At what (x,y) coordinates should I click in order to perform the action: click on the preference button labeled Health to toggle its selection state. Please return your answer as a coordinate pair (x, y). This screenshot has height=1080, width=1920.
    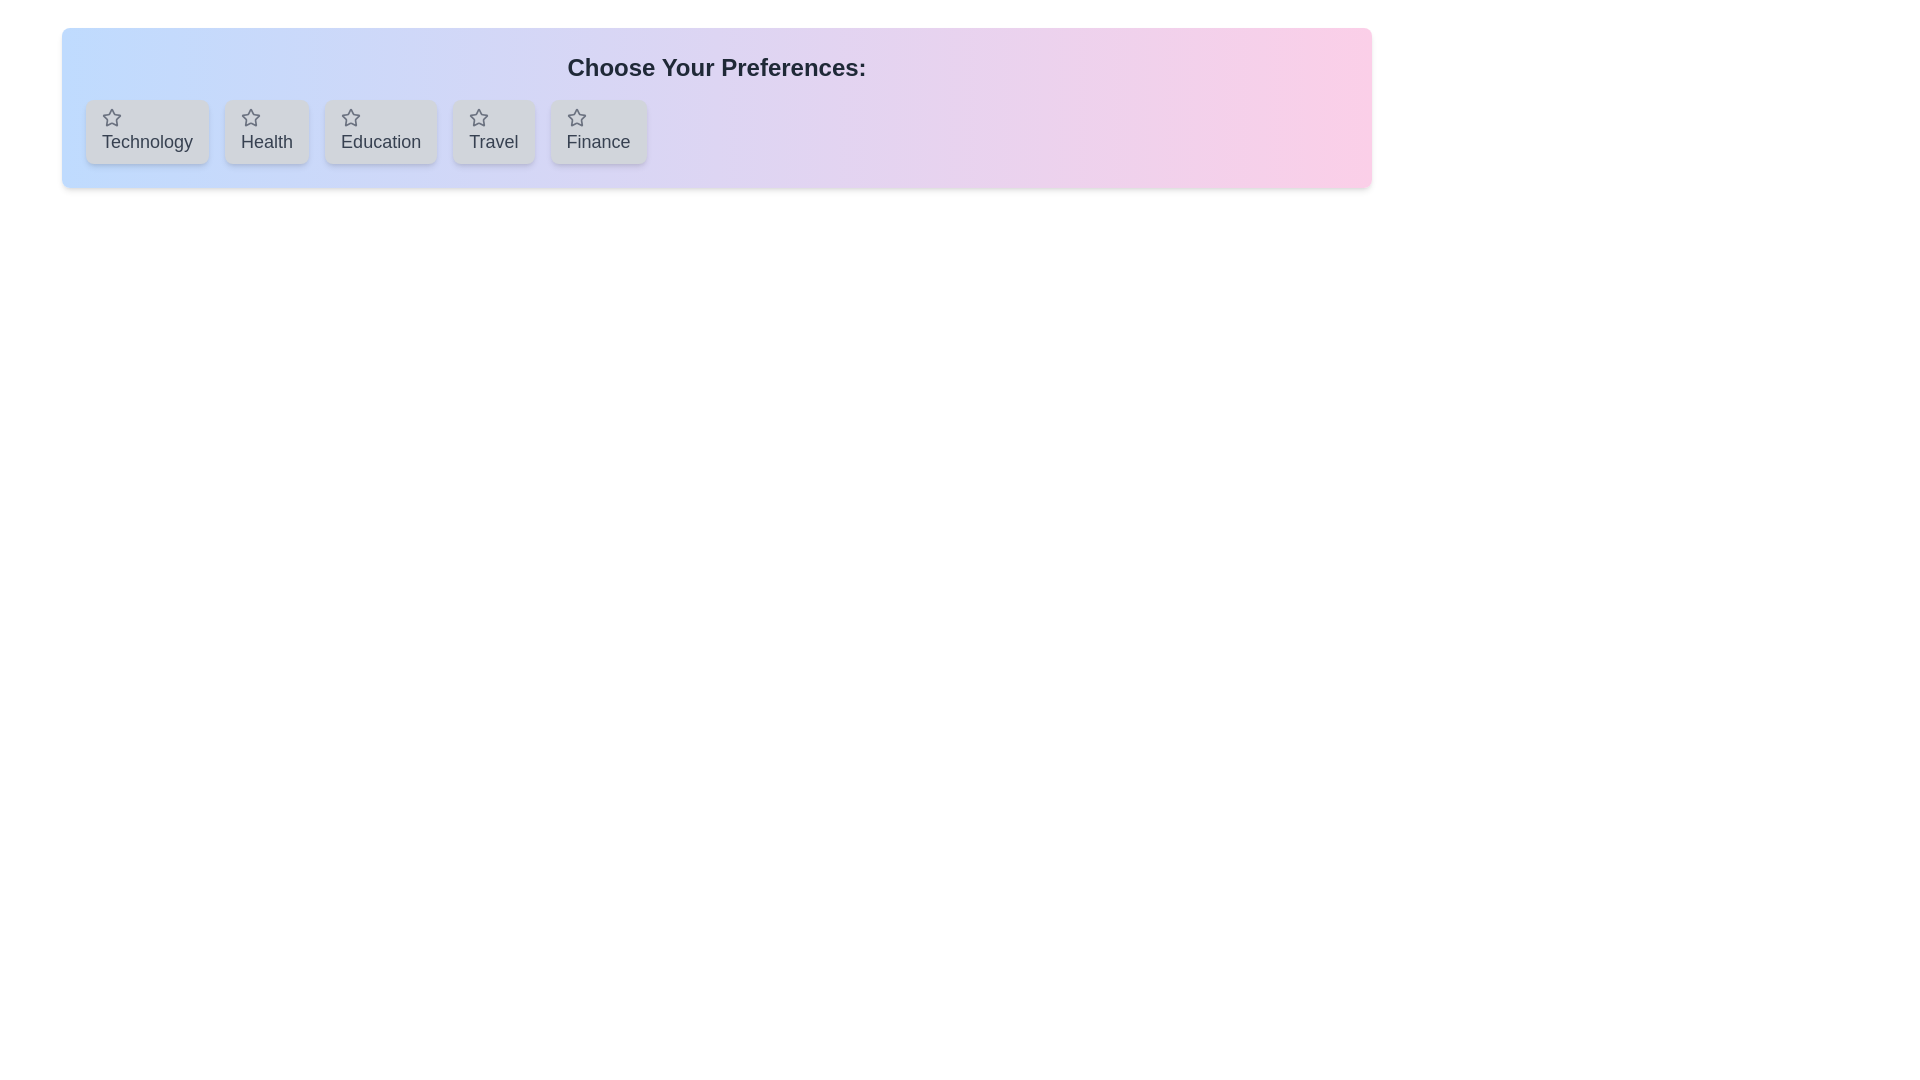
    Looking at the image, I should click on (266, 131).